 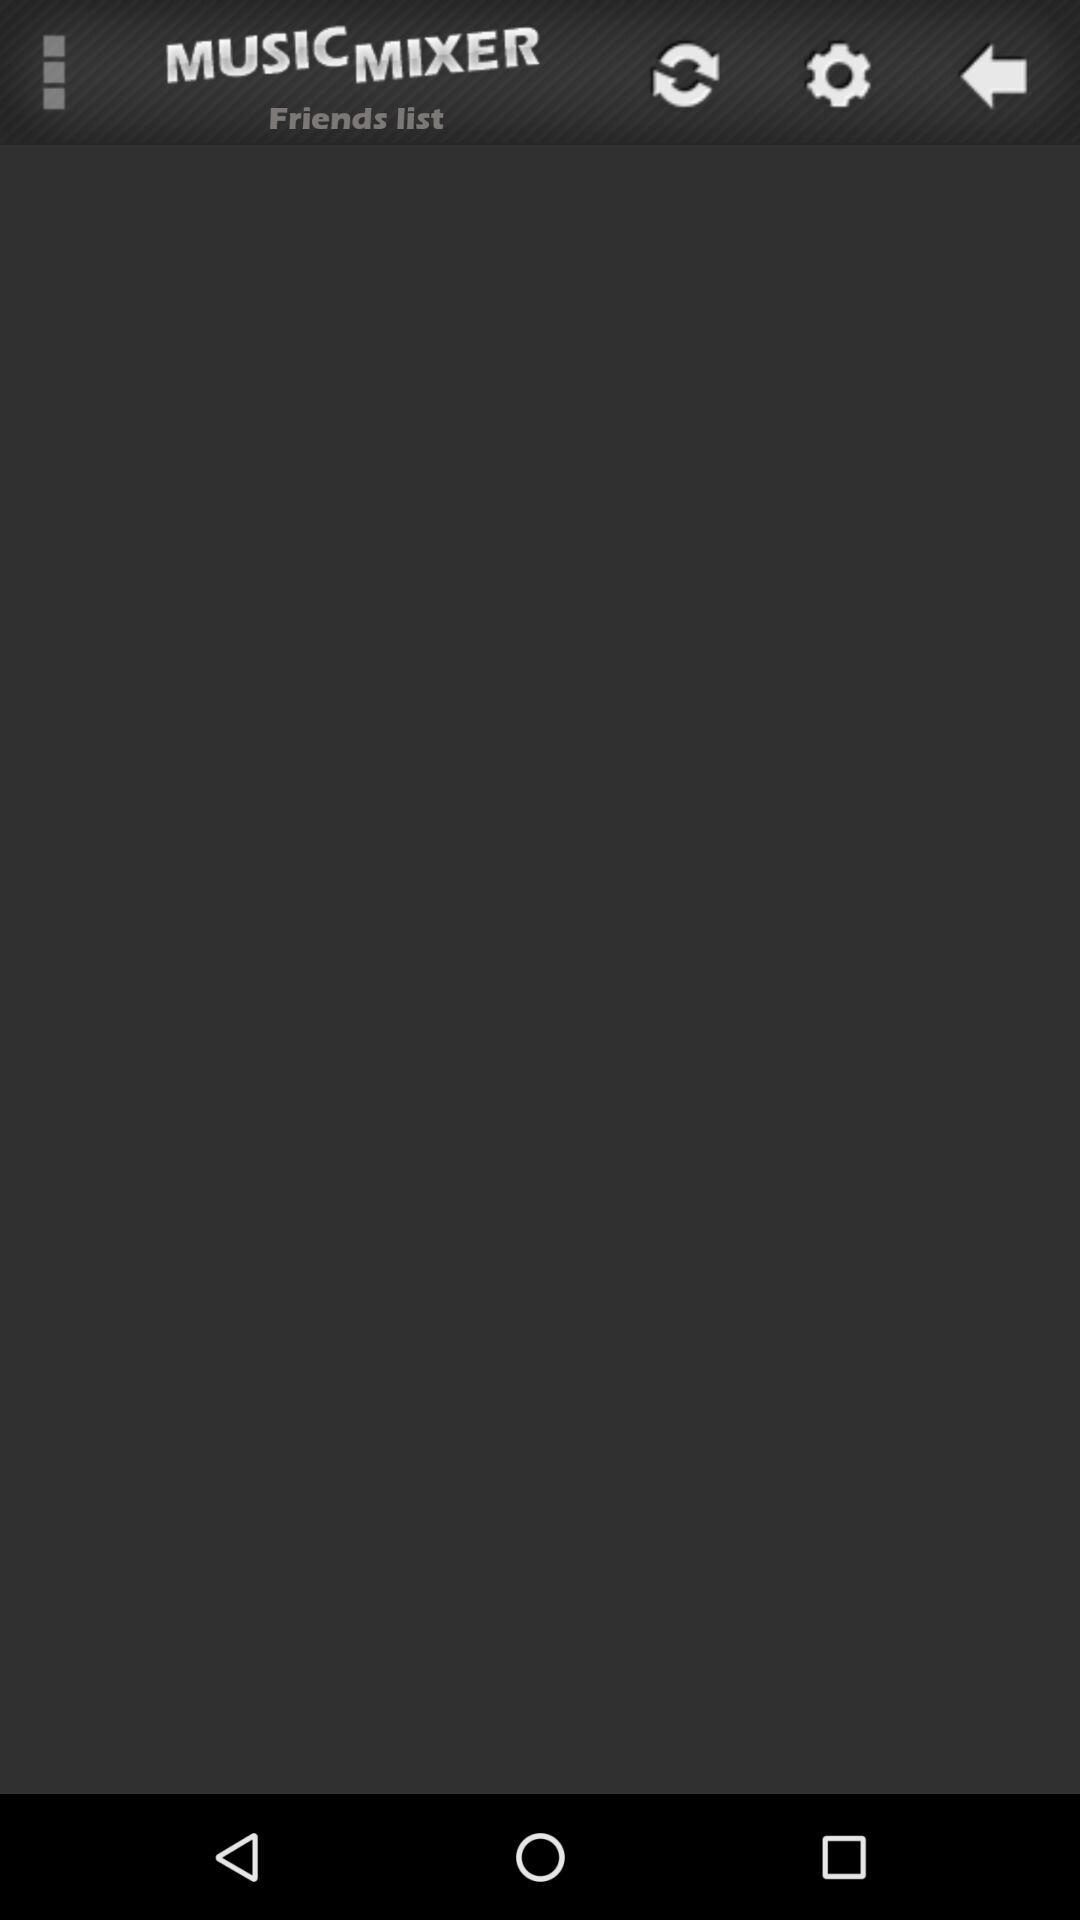 What do you see at coordinates (53, 72) in the screenshot?
I see `item to the left of the friends list app` at bounding box center [53, 72].